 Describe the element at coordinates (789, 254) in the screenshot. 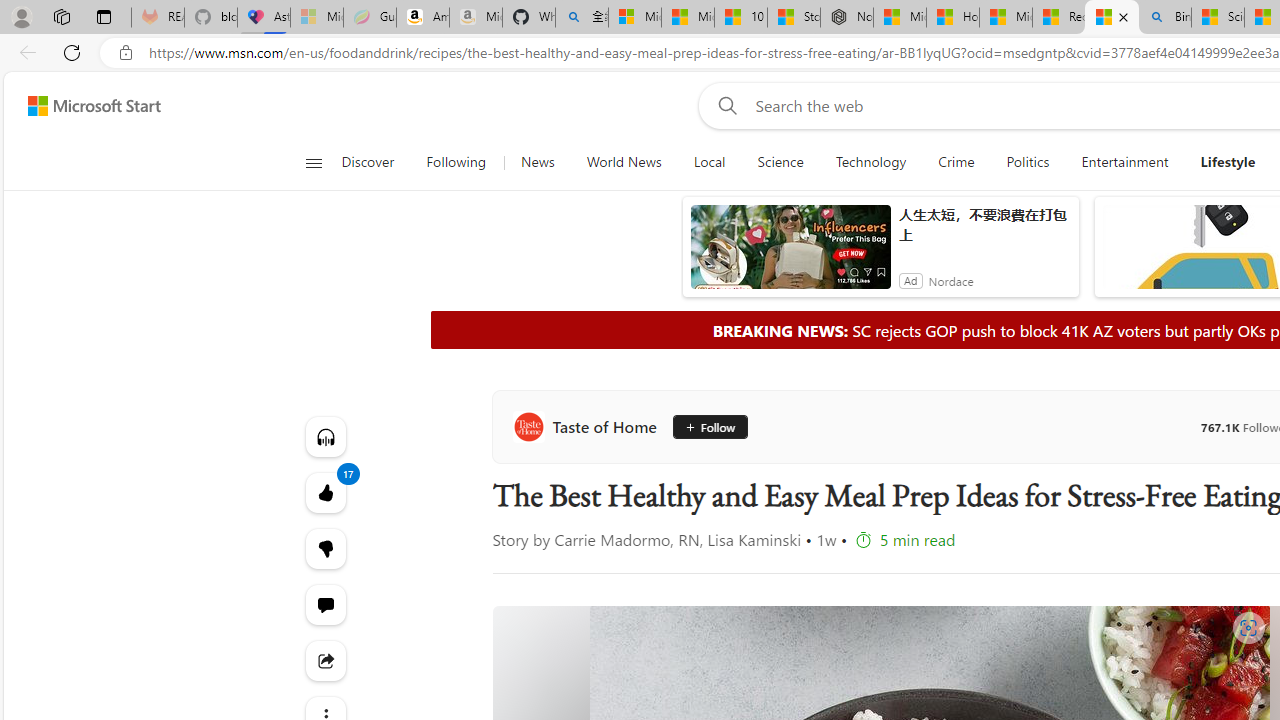

I see `'anim-content'` at that location.